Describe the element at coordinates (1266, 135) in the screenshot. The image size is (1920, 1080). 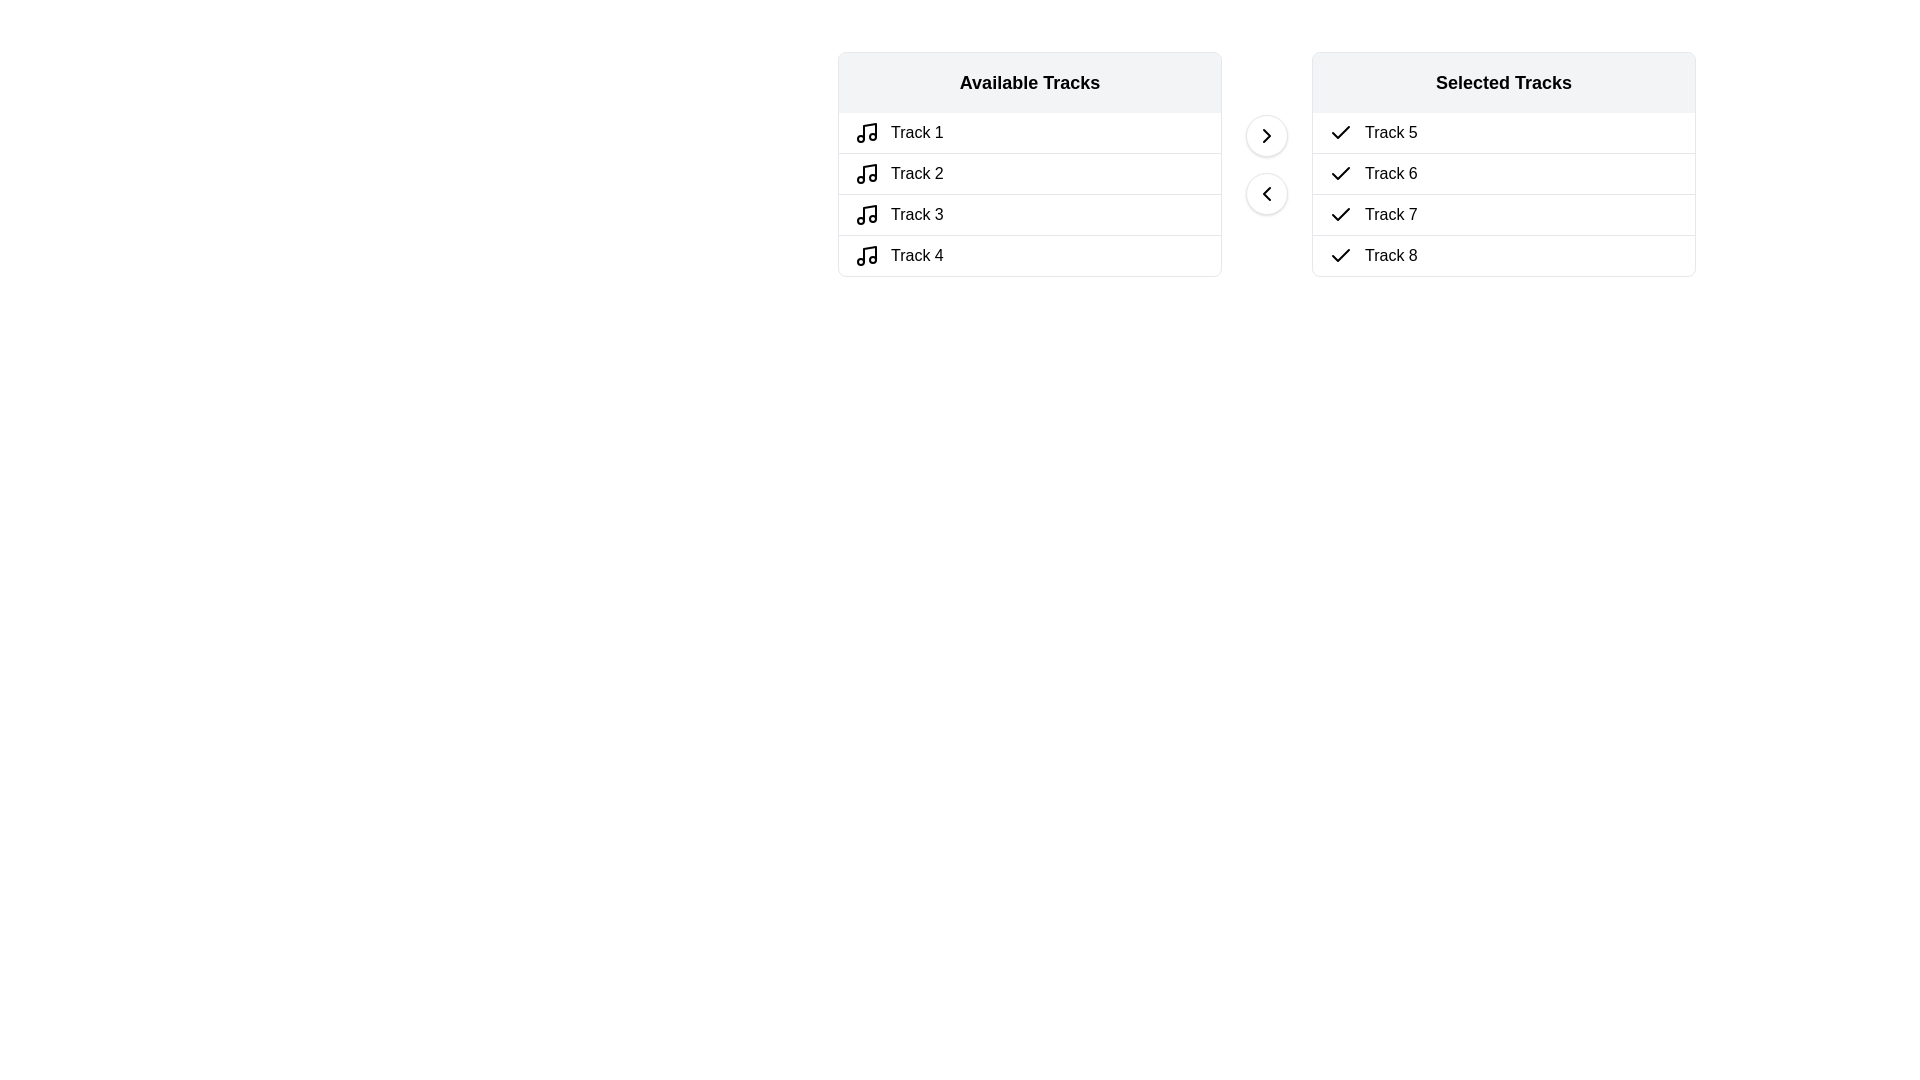
I see `the navigation chevron icon` at that location.